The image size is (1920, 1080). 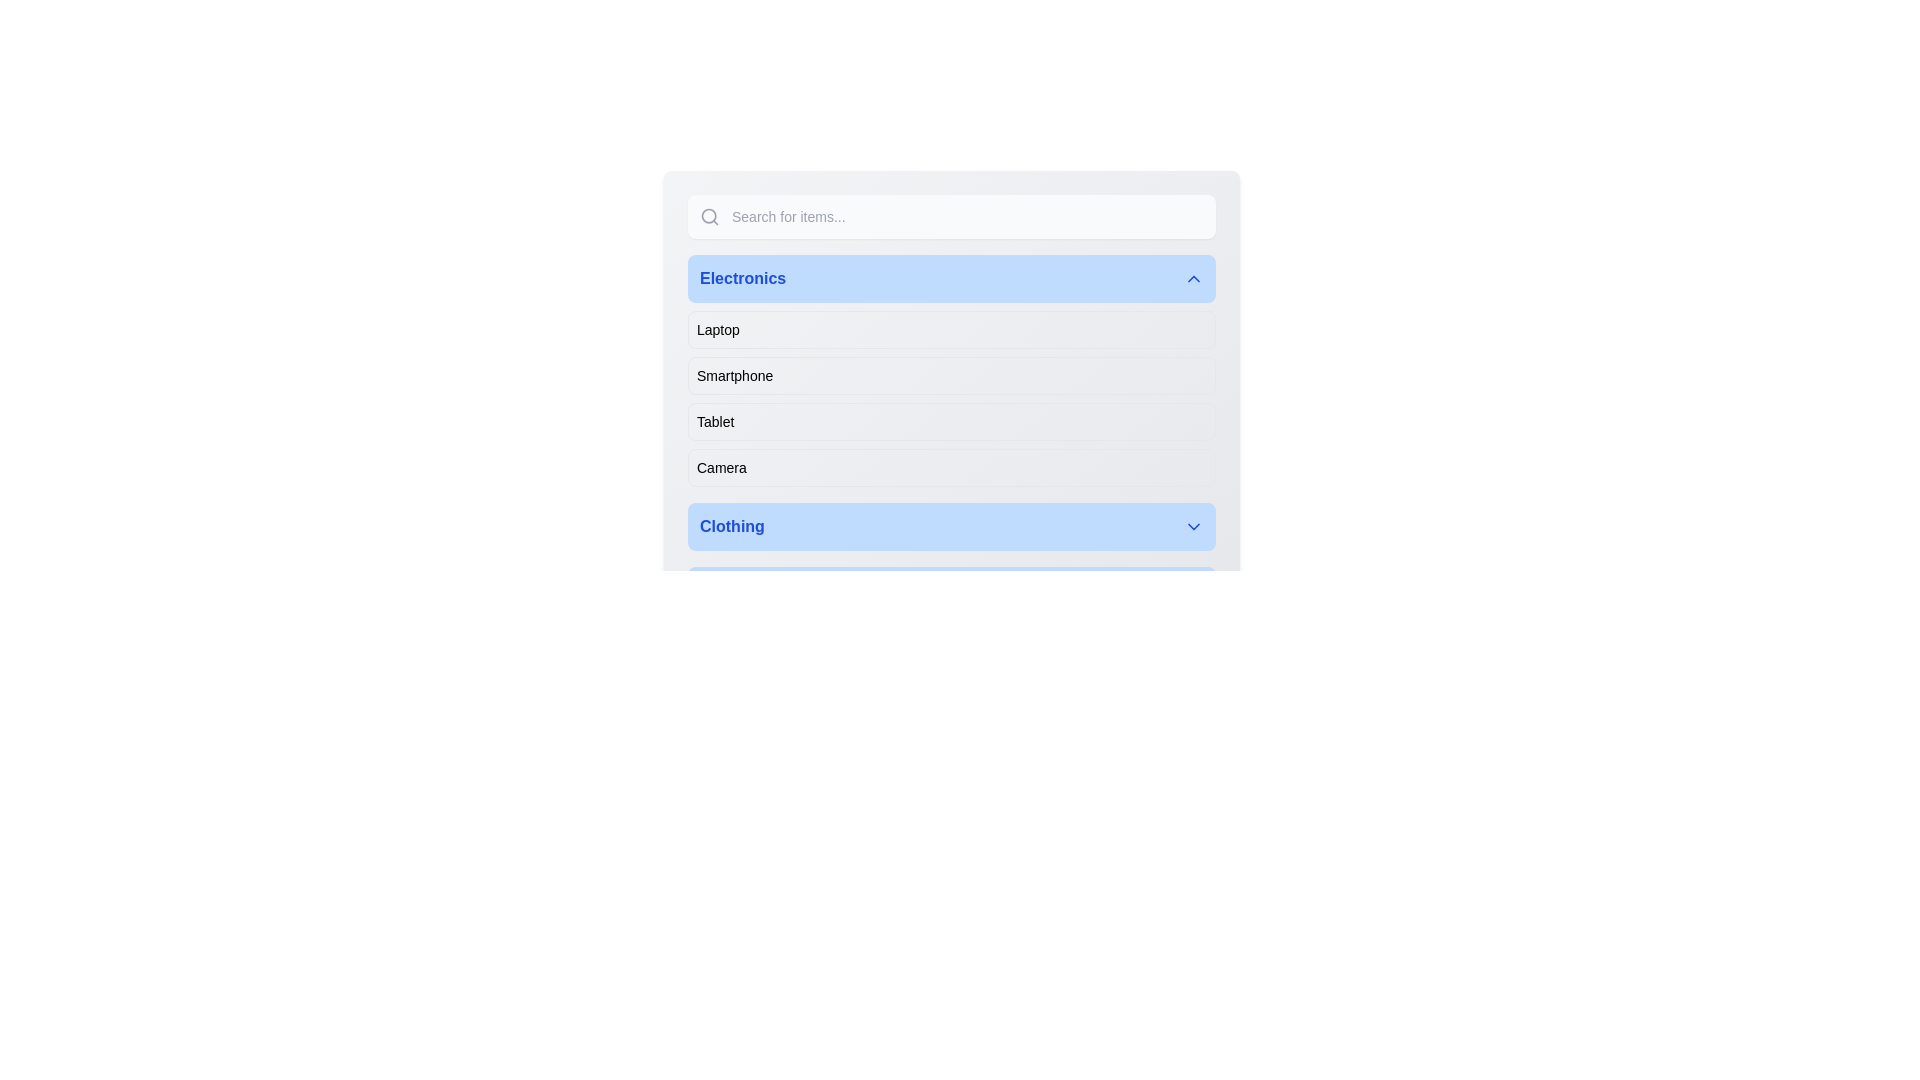 What do you see at coordinates (968, 216) in the screenshot?
I see `the text input field that allows users to enter search queries, enabling input methods` at bounding box center [968, 216].